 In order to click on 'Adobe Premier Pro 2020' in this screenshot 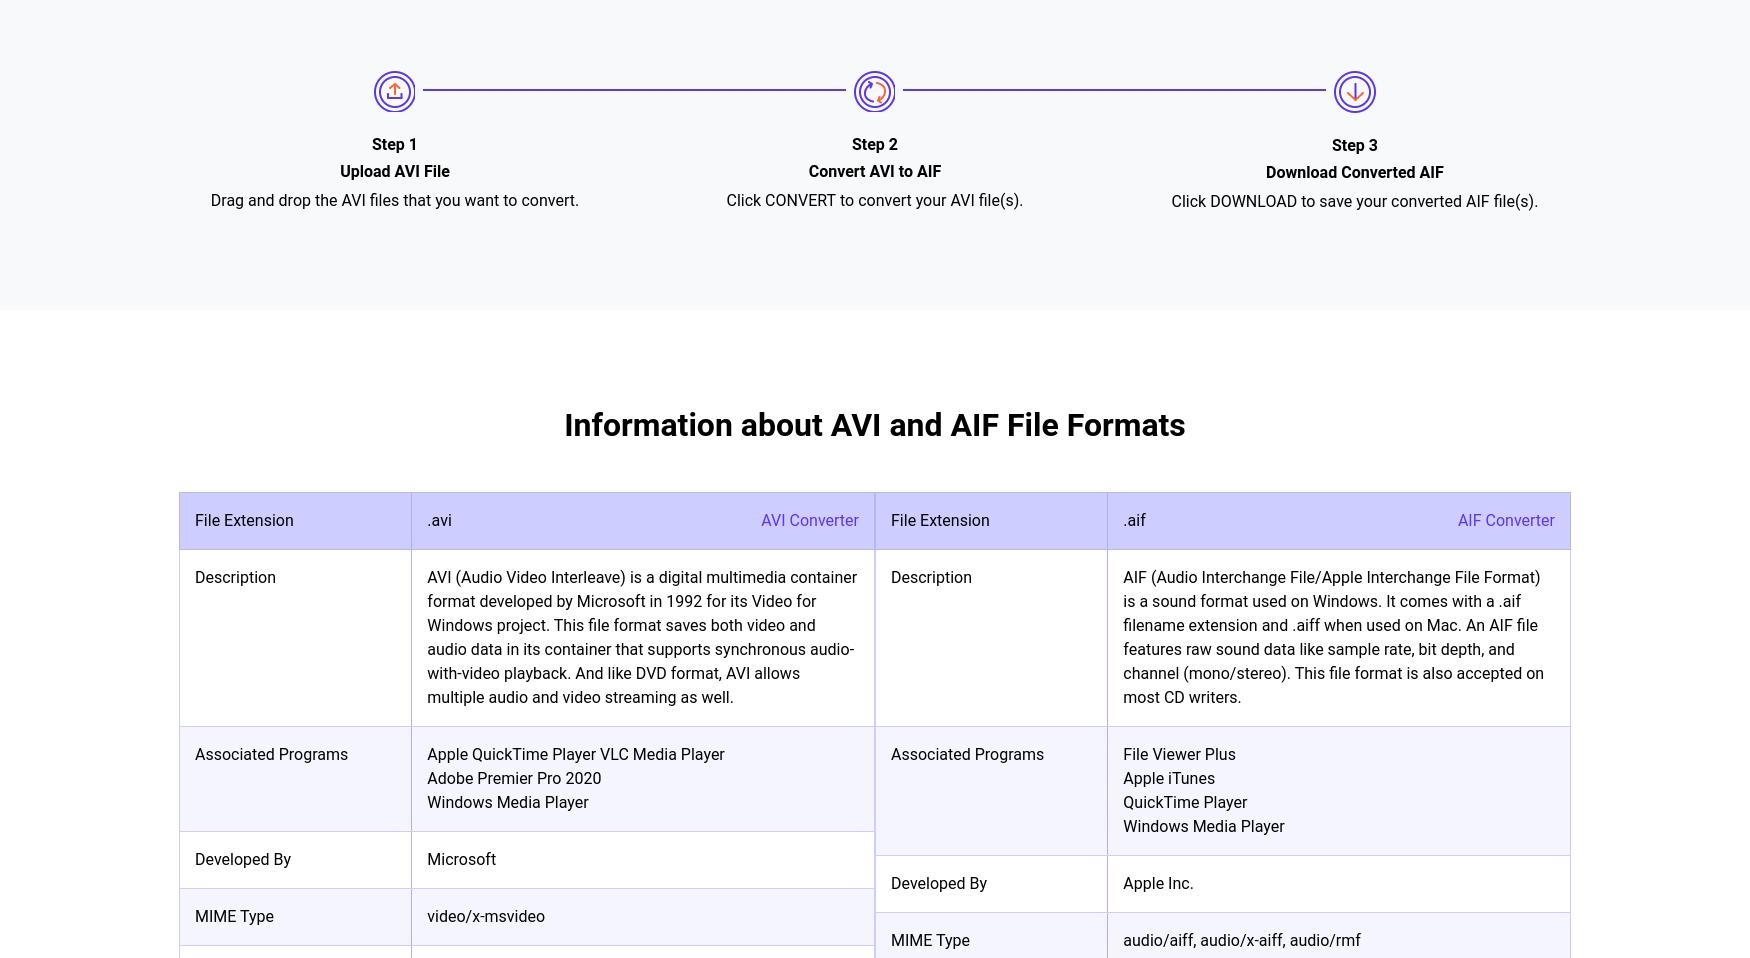, I will do `click(512, 778)`.